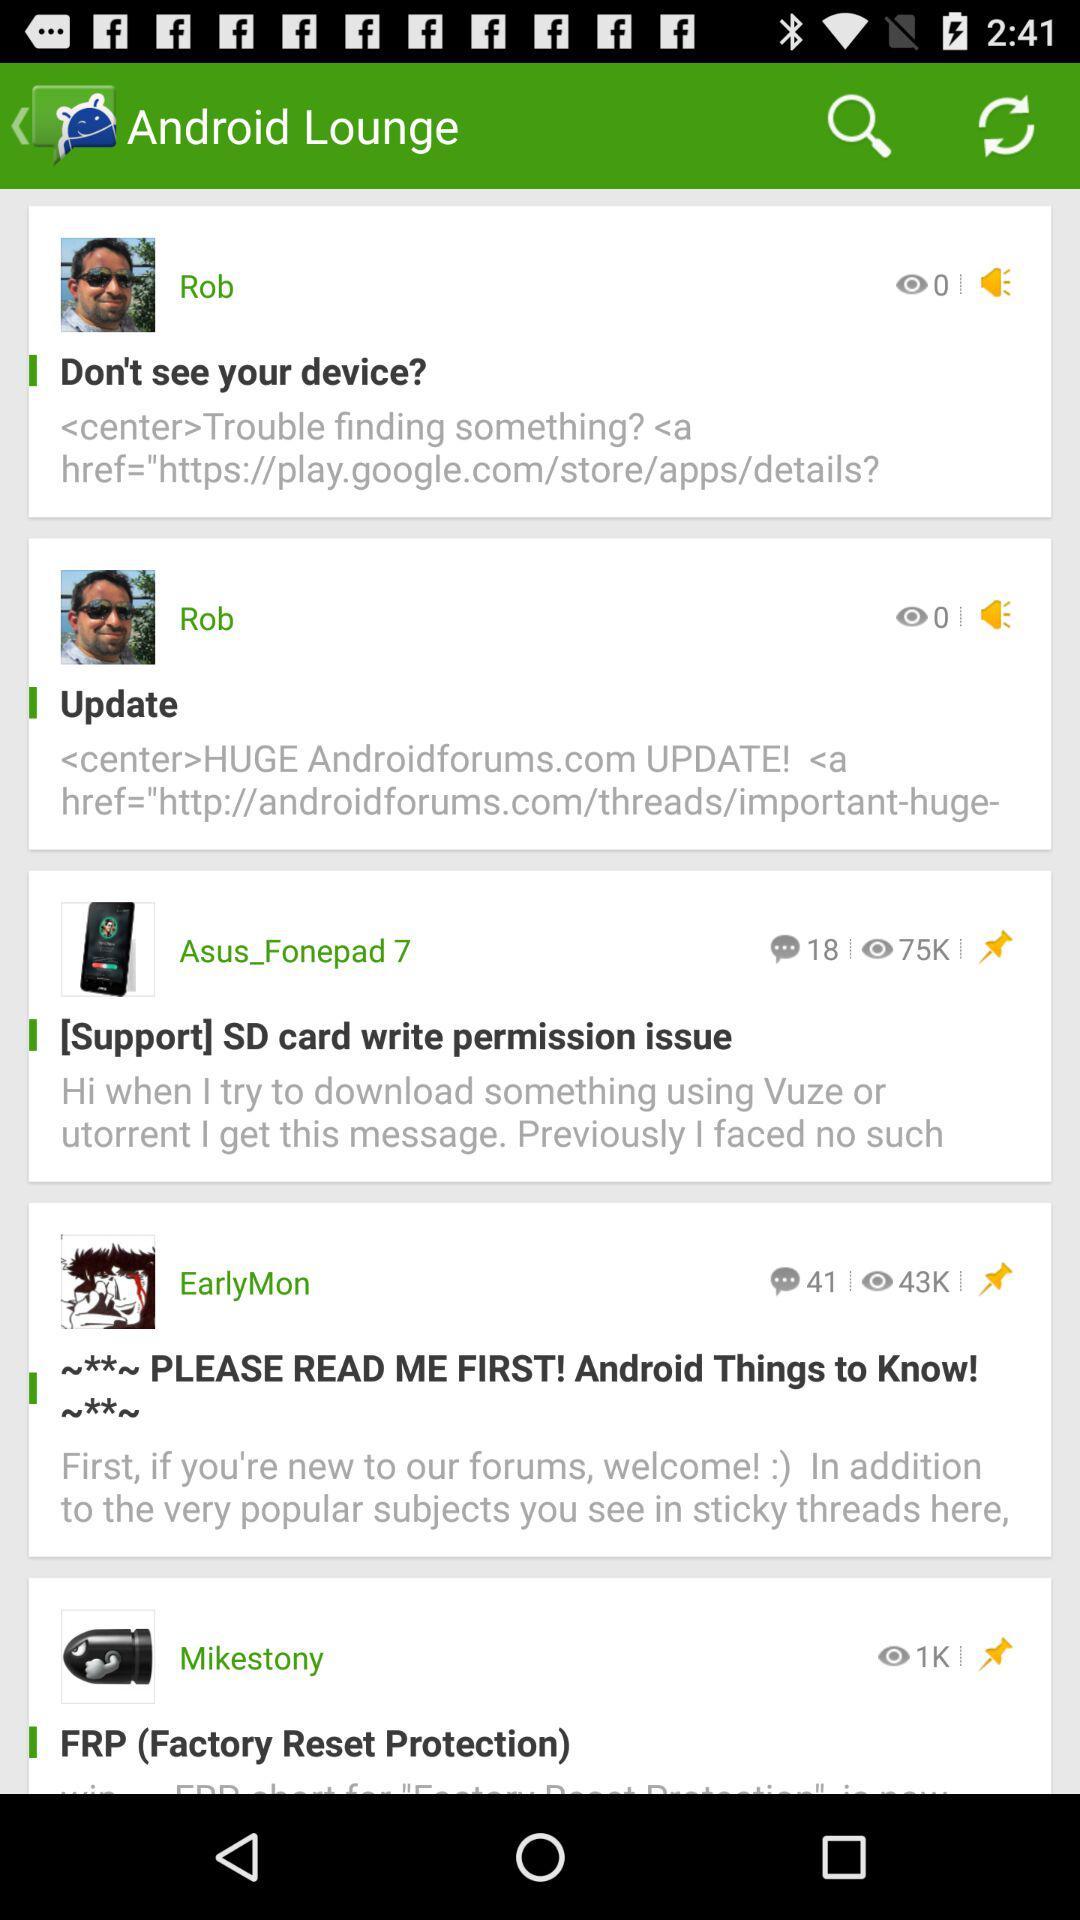 The width and height of the screenshot is (1080, 1920). I want to click on the hi when i icon, so click(540, 1123).